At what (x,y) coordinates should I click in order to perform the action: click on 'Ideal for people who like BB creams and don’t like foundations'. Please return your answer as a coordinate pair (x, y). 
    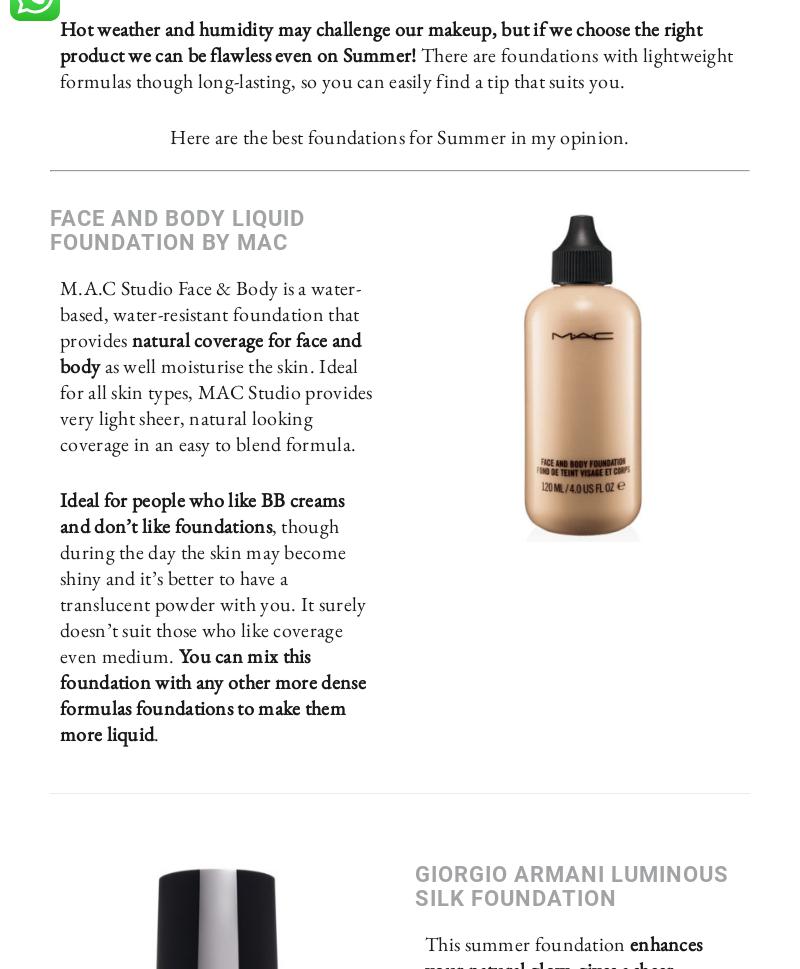
    Looking at the image, I should click on (202, 511).